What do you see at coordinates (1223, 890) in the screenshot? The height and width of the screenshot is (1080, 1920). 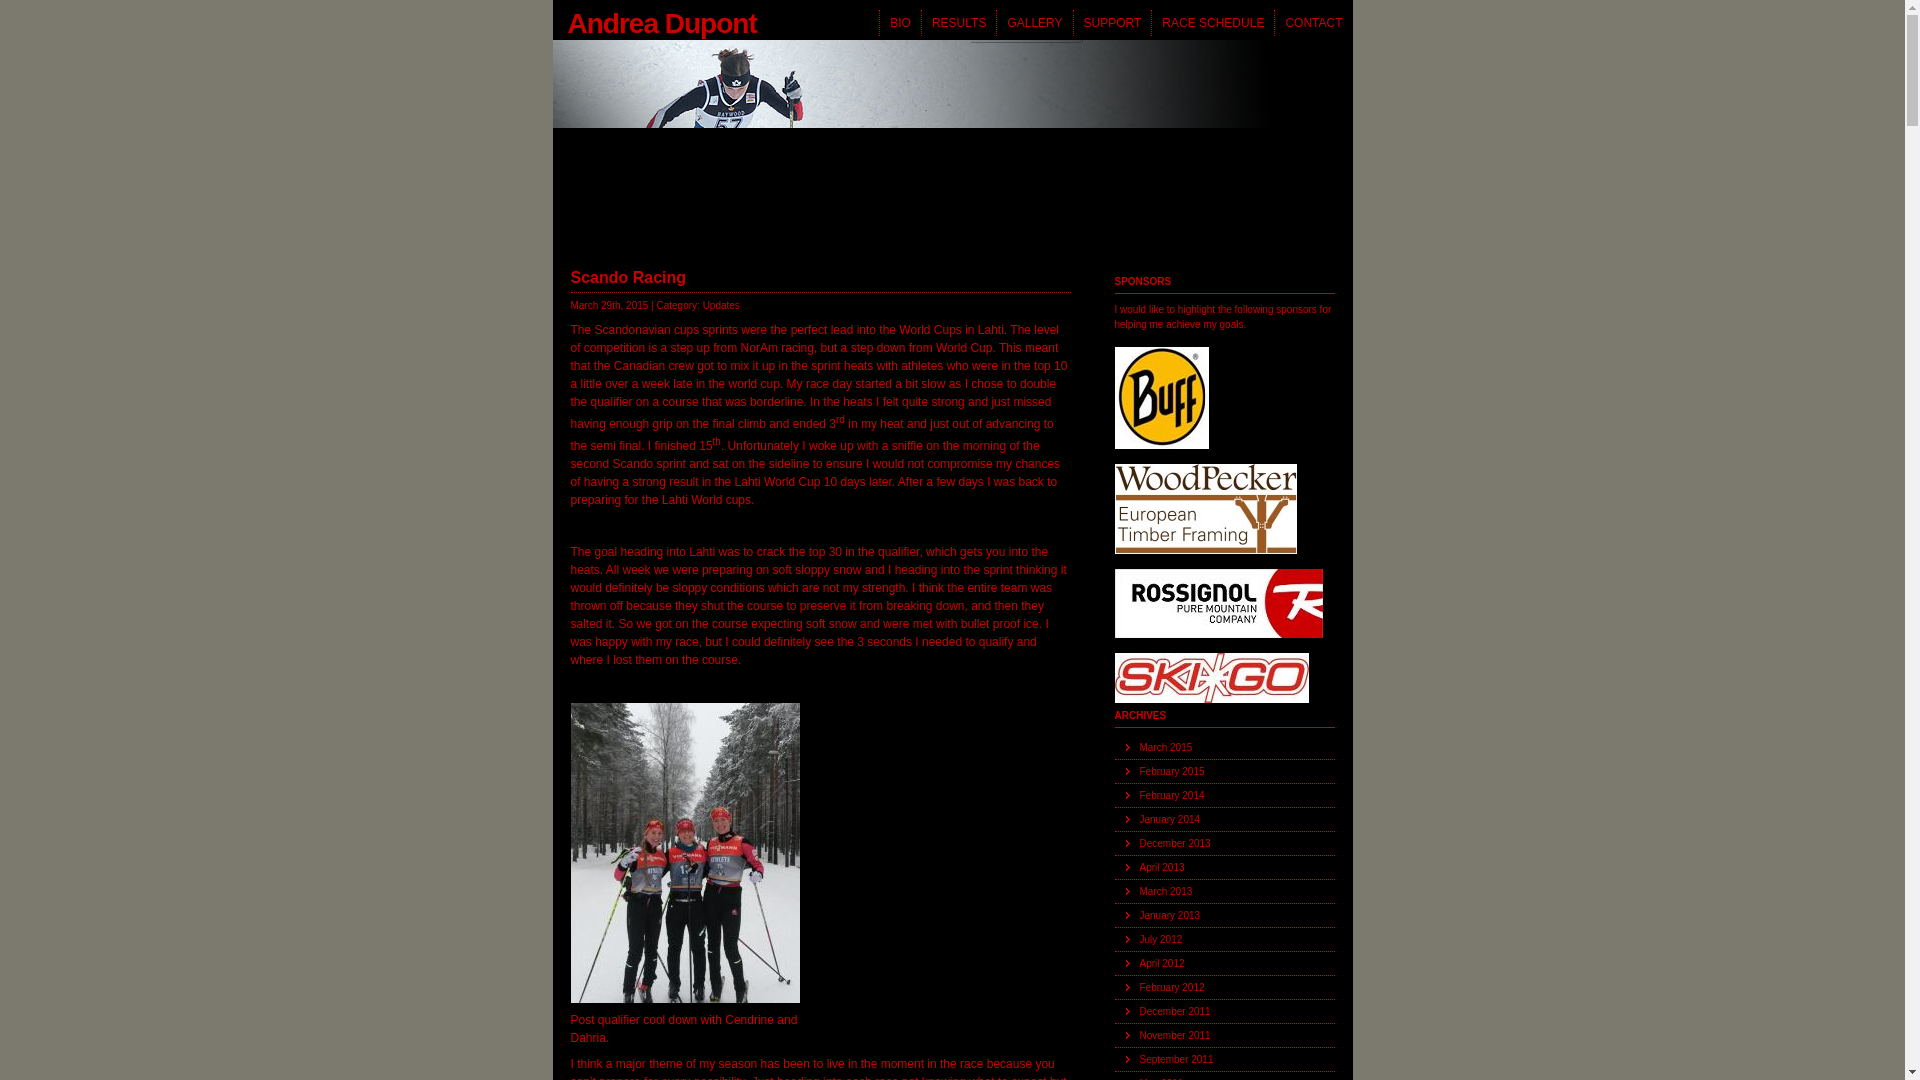 I see `'March 2013'` at bounding box center [1223, 890].